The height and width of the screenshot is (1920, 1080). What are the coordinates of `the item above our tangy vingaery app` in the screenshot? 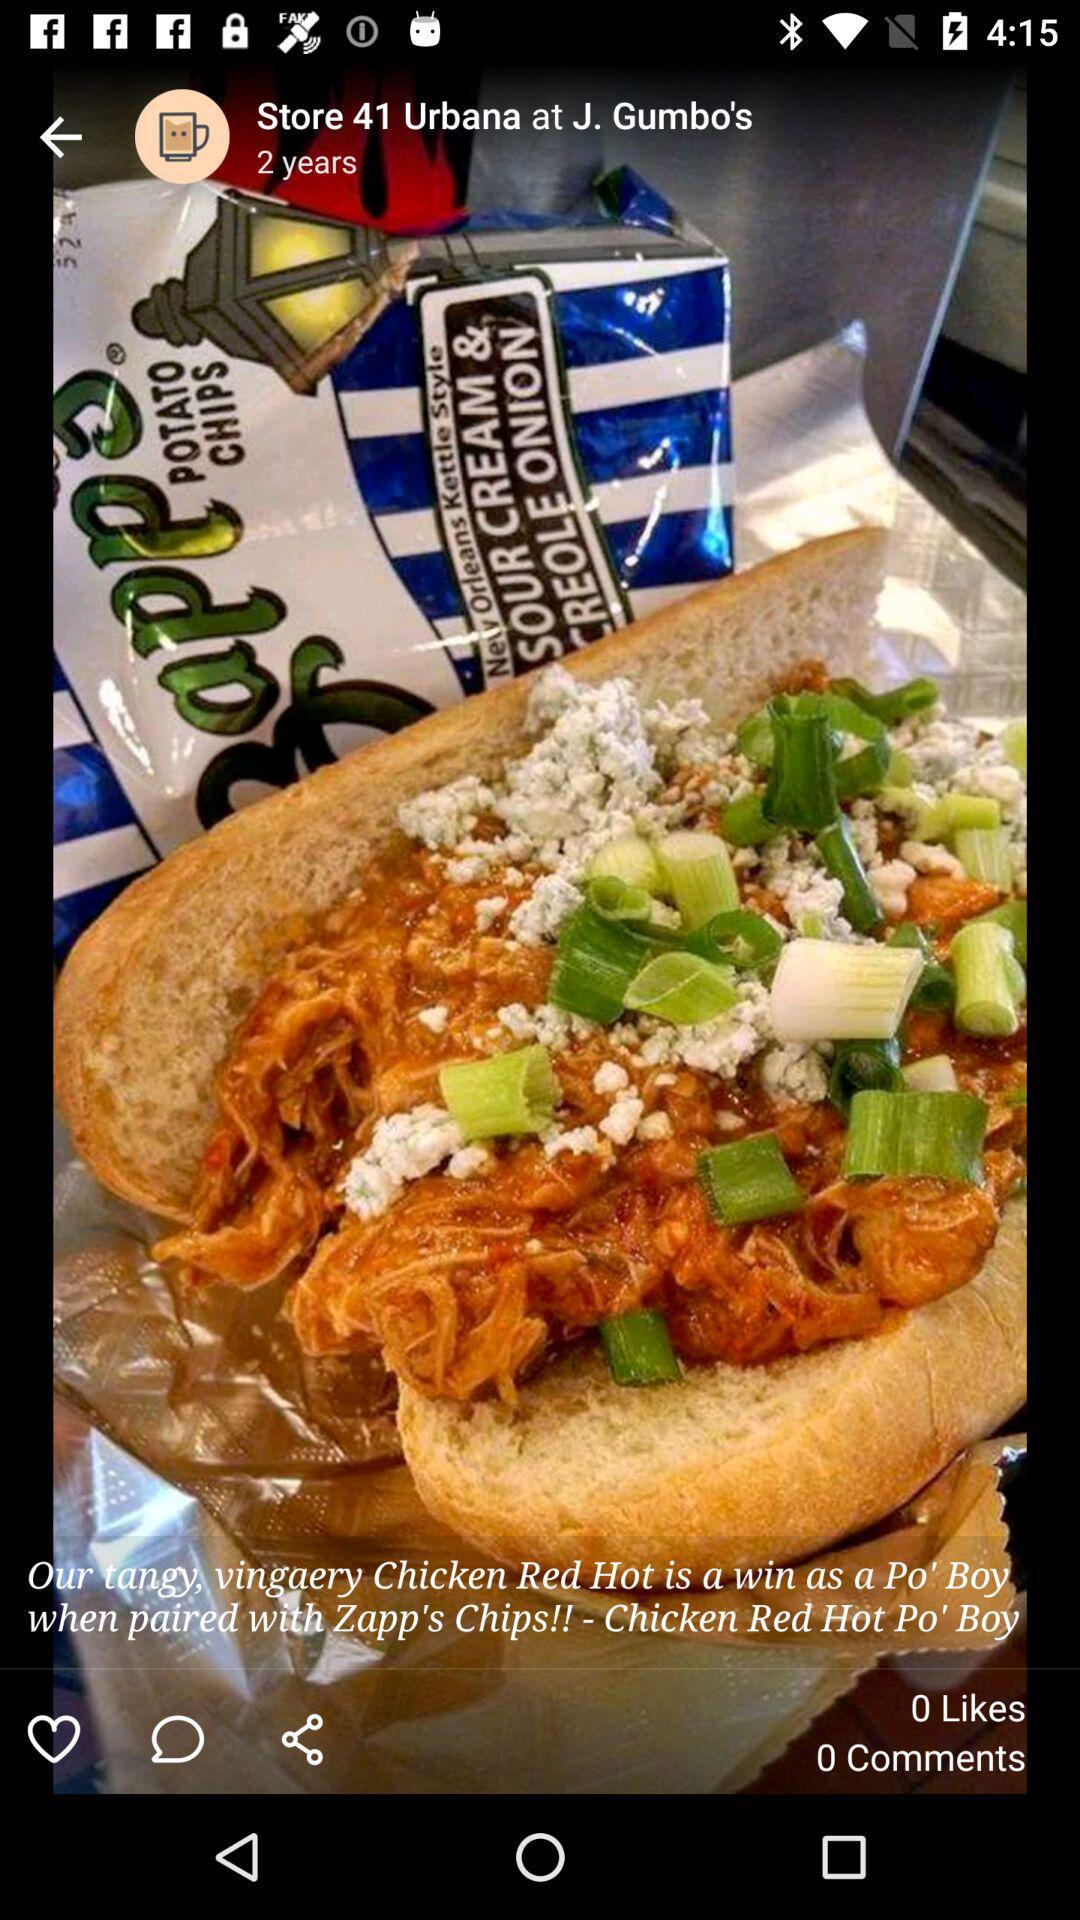 It's located at (59, 135).